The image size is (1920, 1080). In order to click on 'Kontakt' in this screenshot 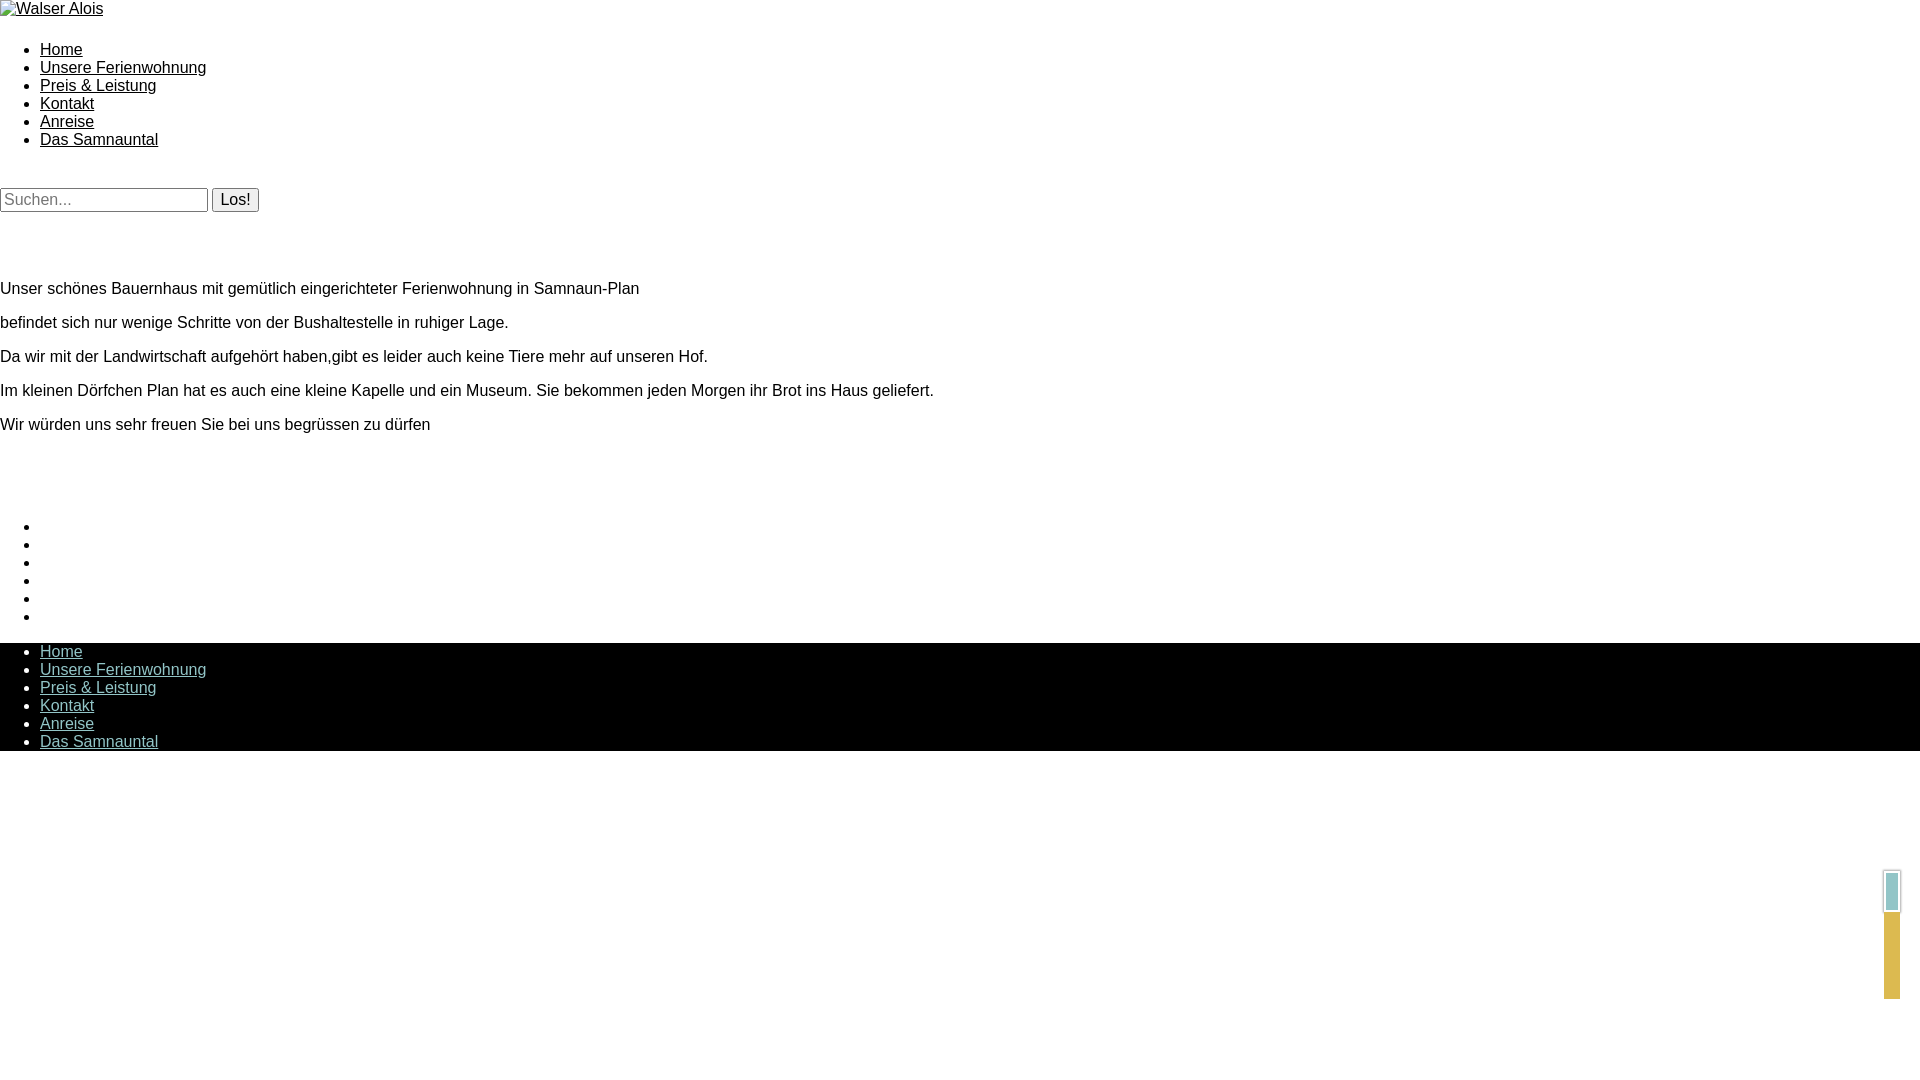, I will do `click(67, 704)`.